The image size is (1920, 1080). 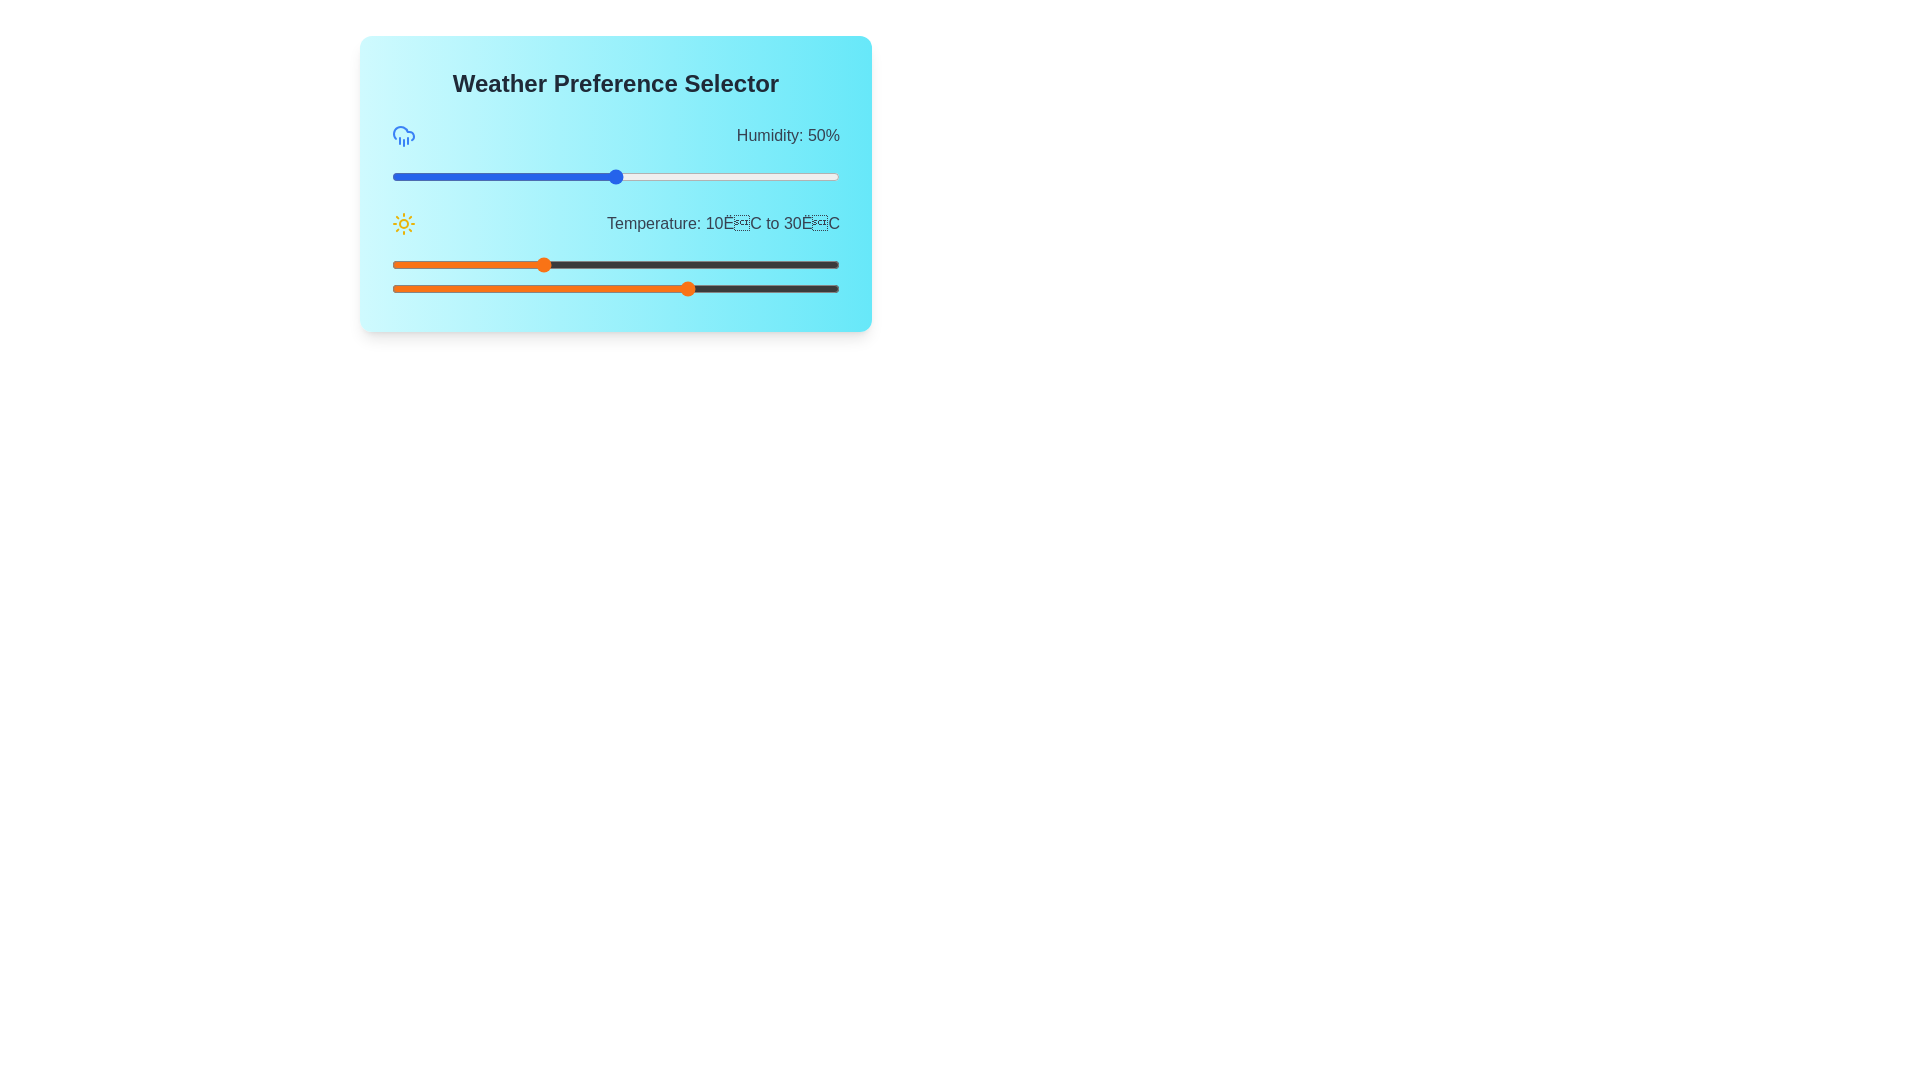 What do you see at coordinates (405, 264) in the screenshot?
I see `the minimum temperature preference to -8°C using the first orange slider` at bounding box center [405, 264].